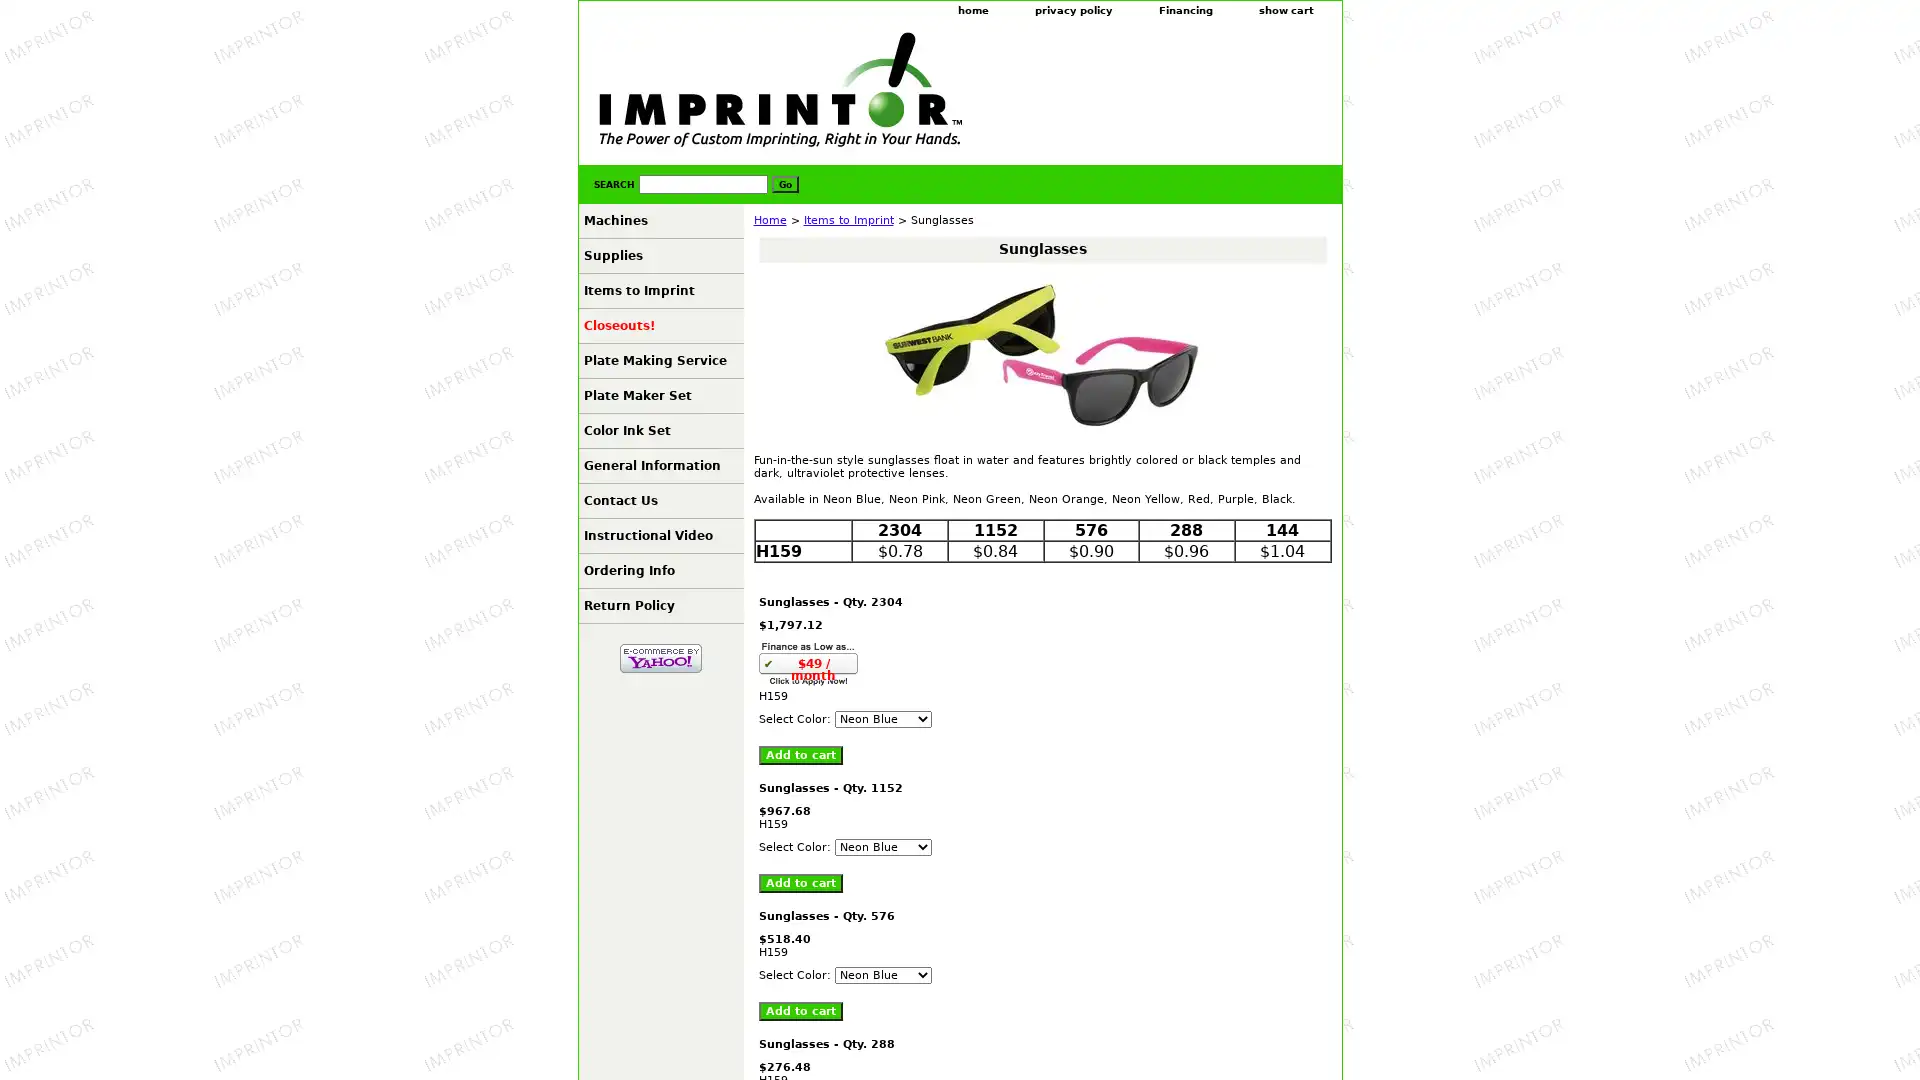 The height and width of the screenshot is (1080, 1920). Describe the element at coordinates (800, 882) in the screenshot. I see `Add to cart` at that location.